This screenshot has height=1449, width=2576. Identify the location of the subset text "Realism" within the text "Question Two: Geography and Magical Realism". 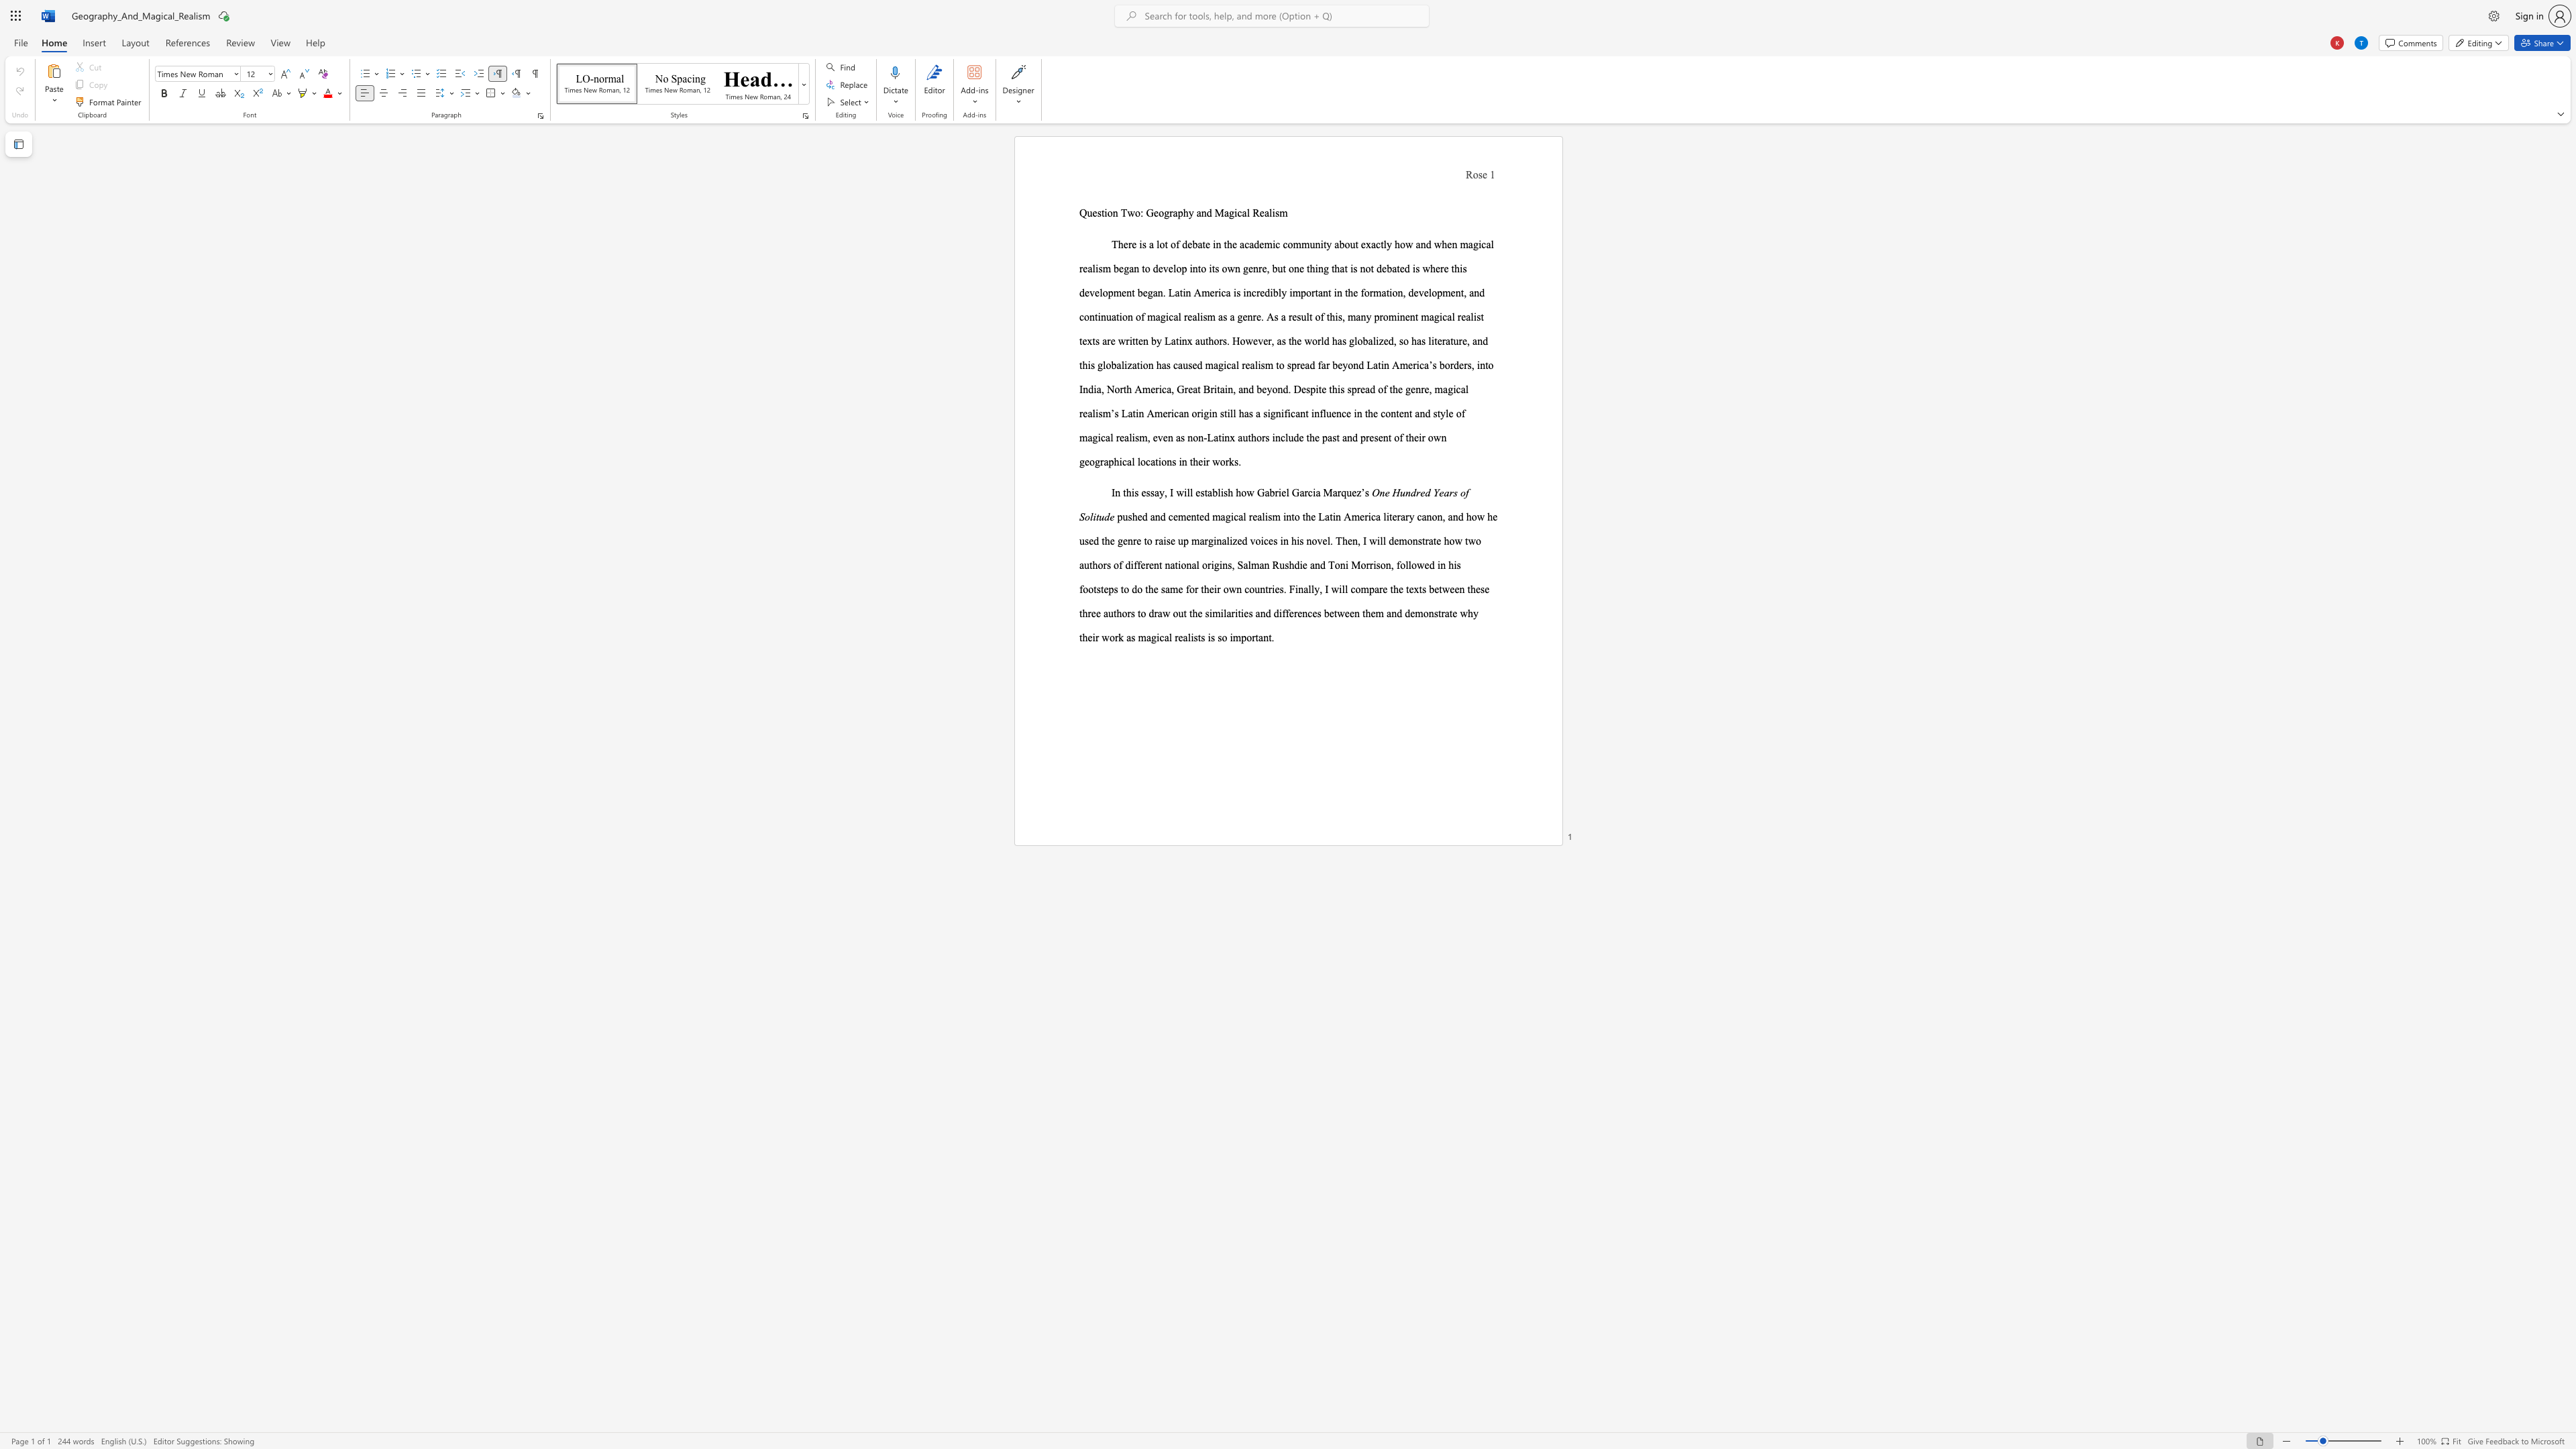
(1252, 213).